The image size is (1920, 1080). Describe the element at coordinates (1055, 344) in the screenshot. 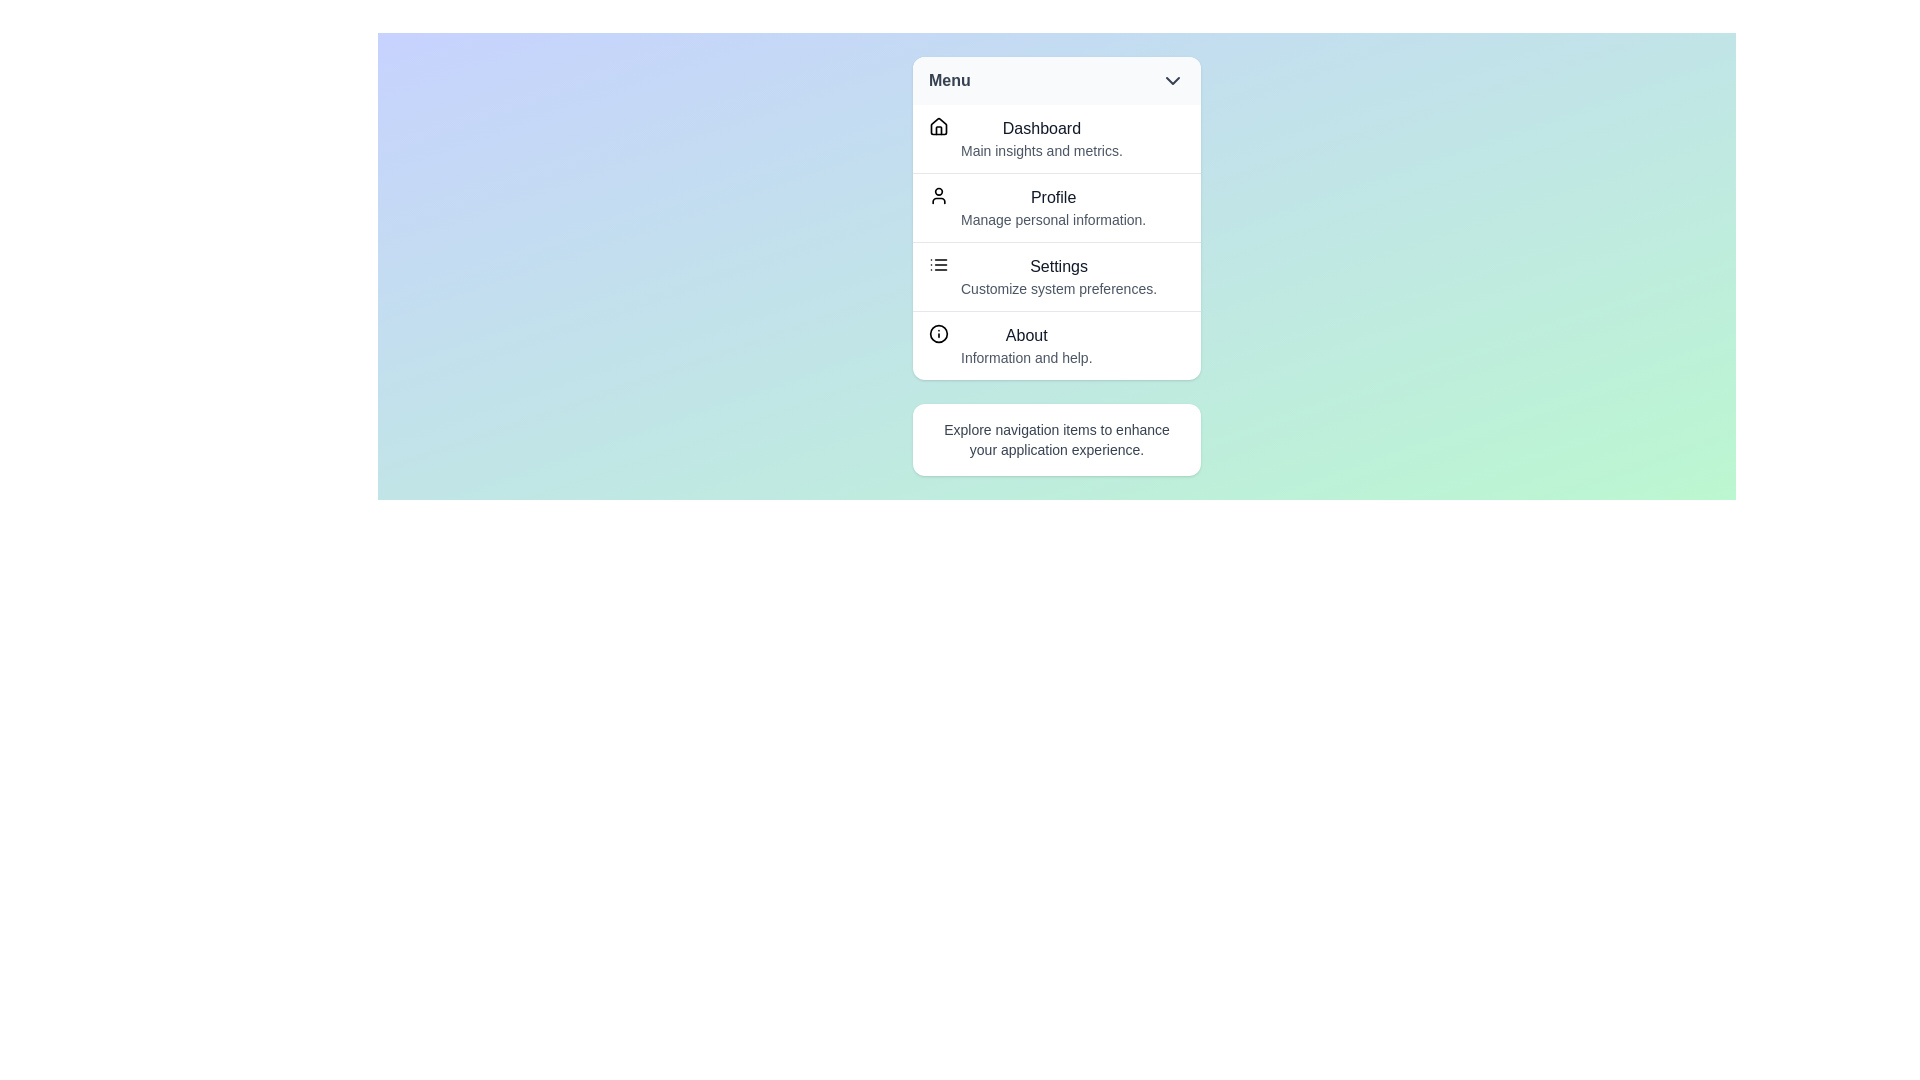

I see `the menu item labeled About` at that location.